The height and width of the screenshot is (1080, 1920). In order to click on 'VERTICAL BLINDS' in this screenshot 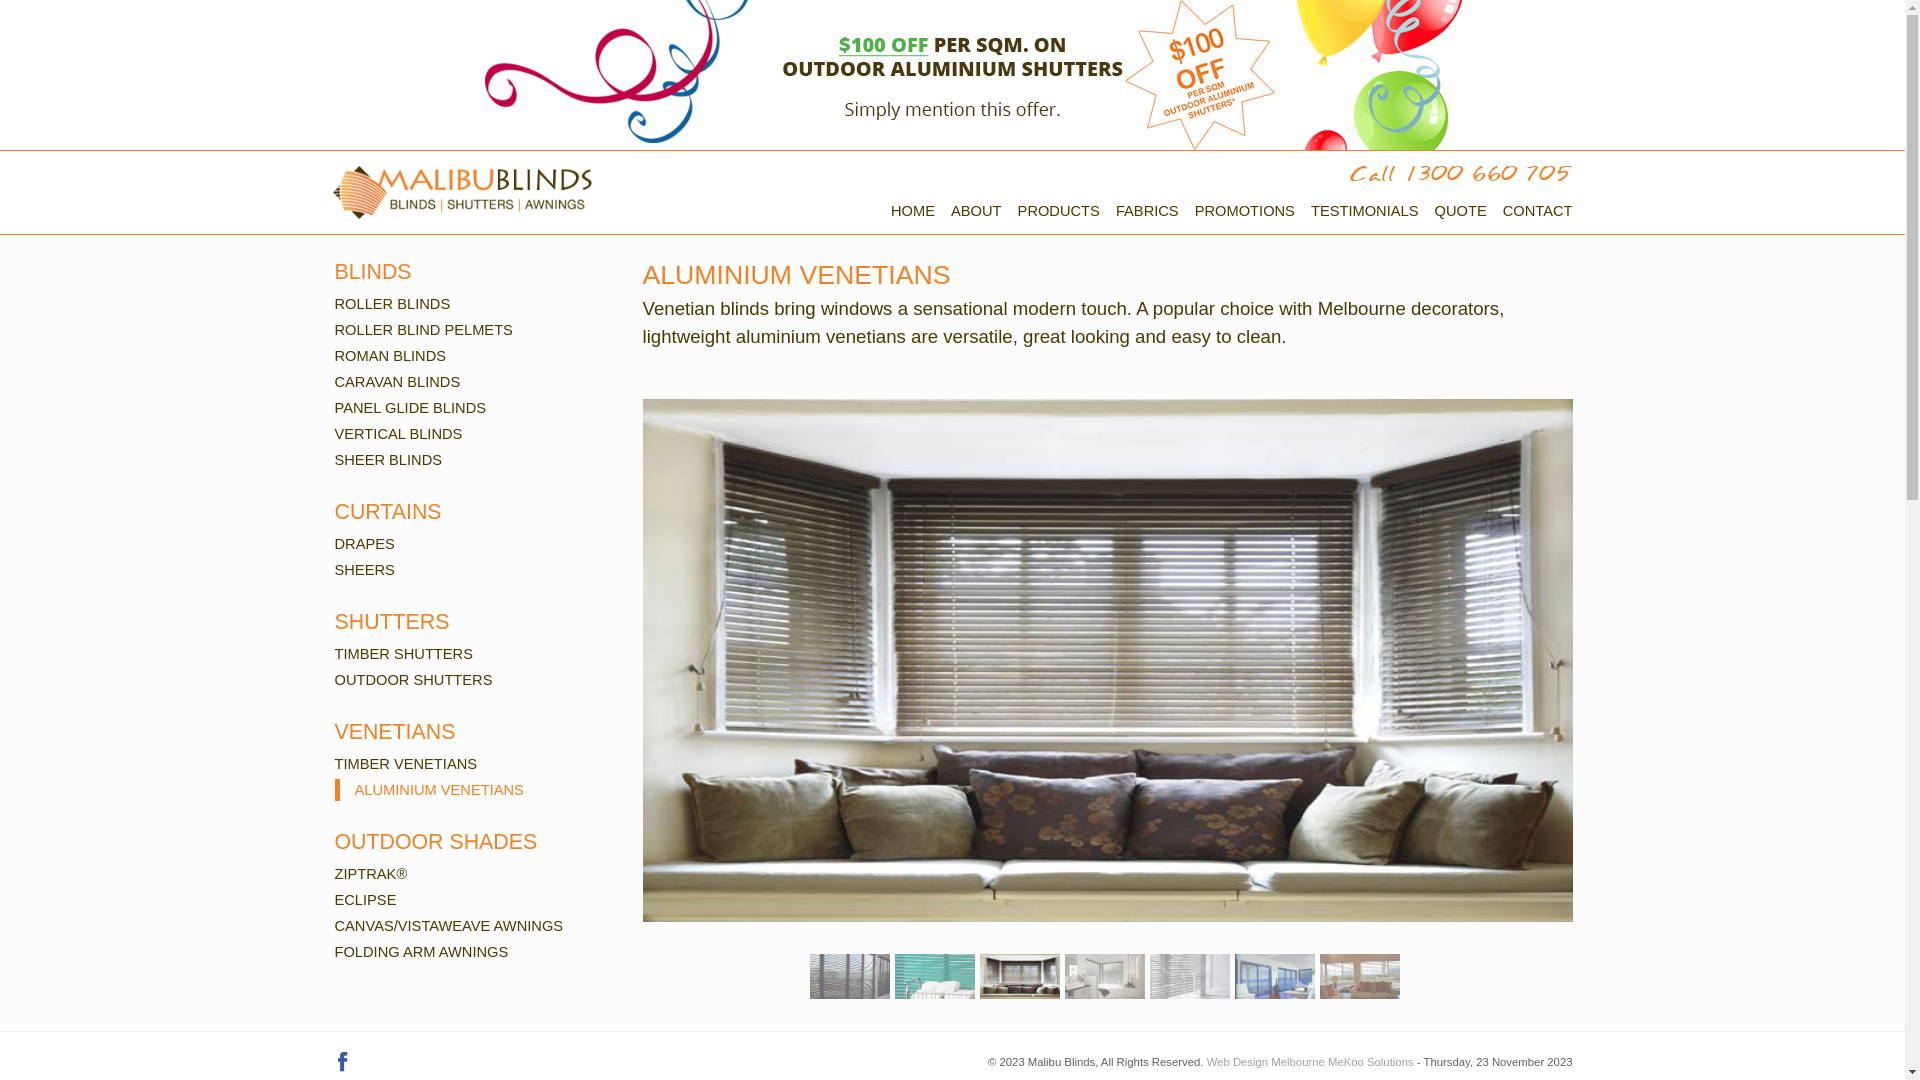, I will do `click(473, 433)`.